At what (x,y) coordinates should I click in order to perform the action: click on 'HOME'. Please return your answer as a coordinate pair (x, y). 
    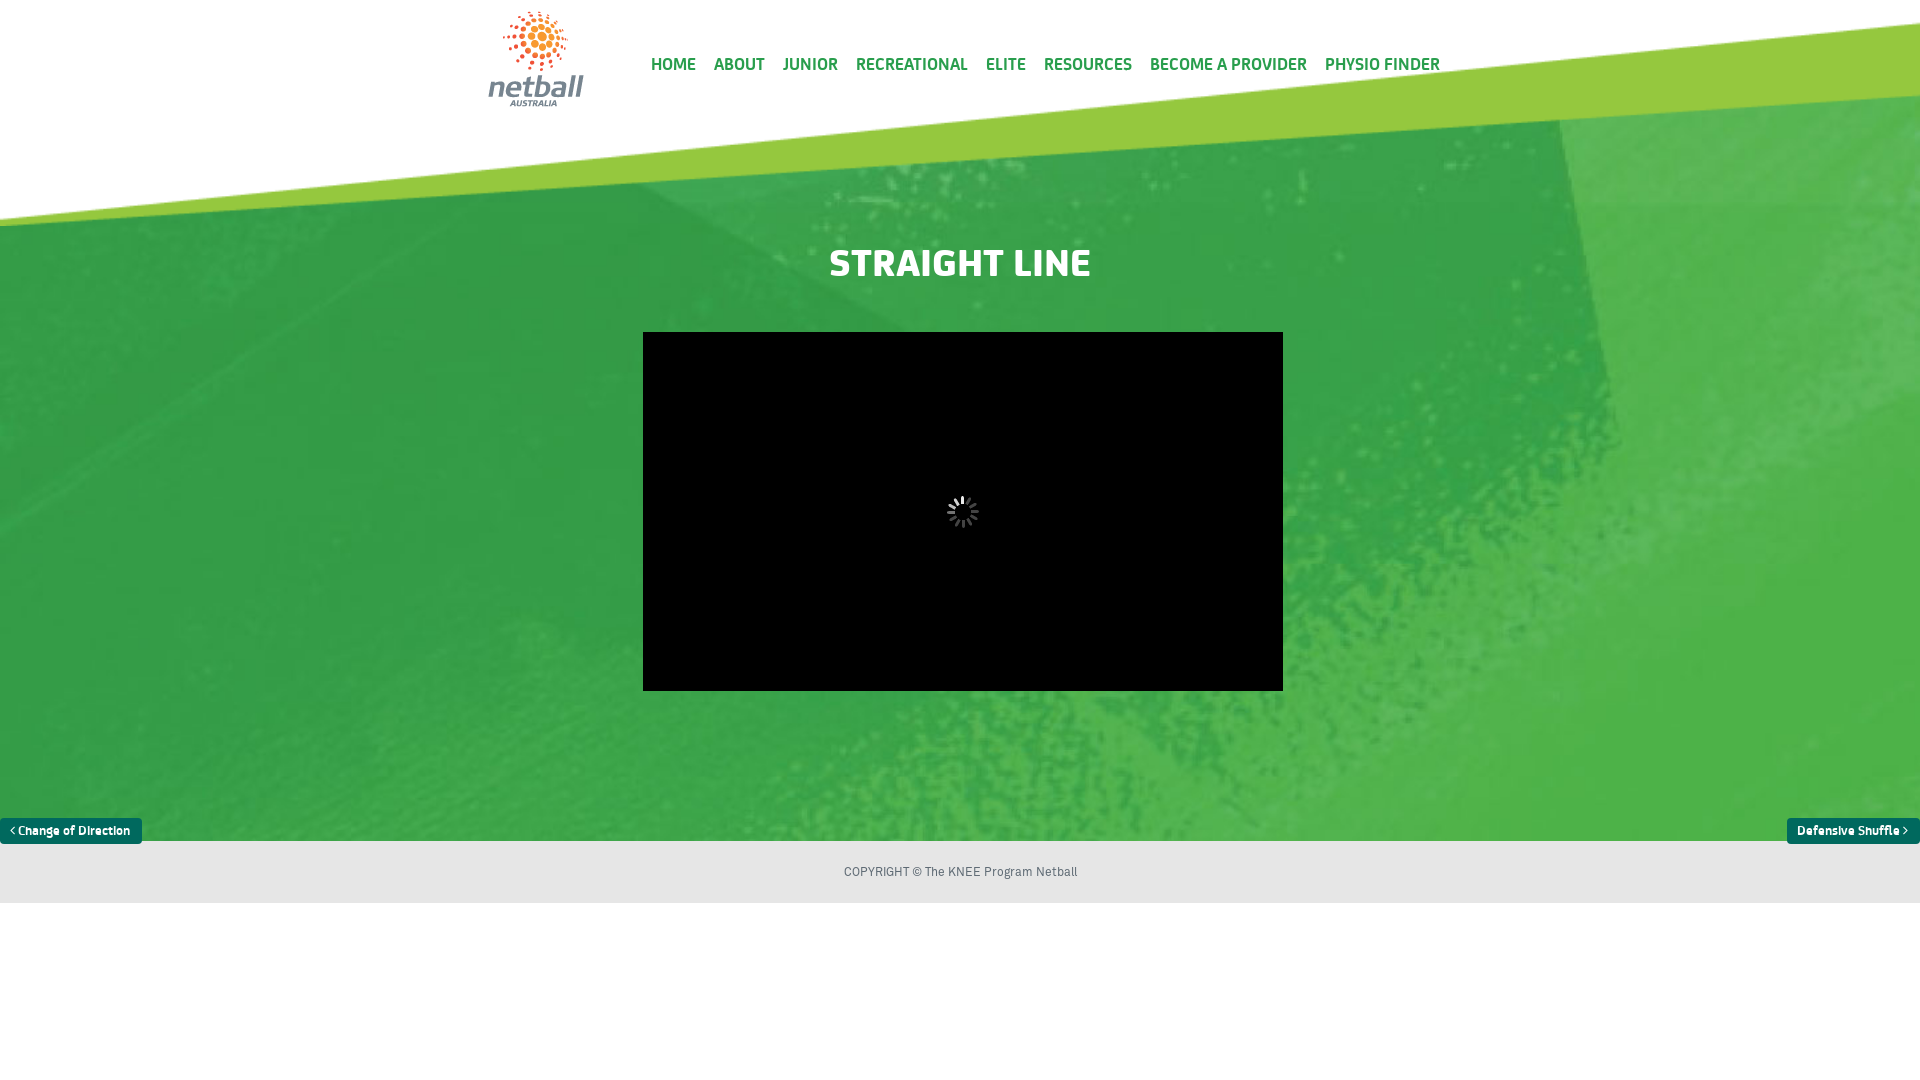
    Looking at the image, I should click on (632, 63).